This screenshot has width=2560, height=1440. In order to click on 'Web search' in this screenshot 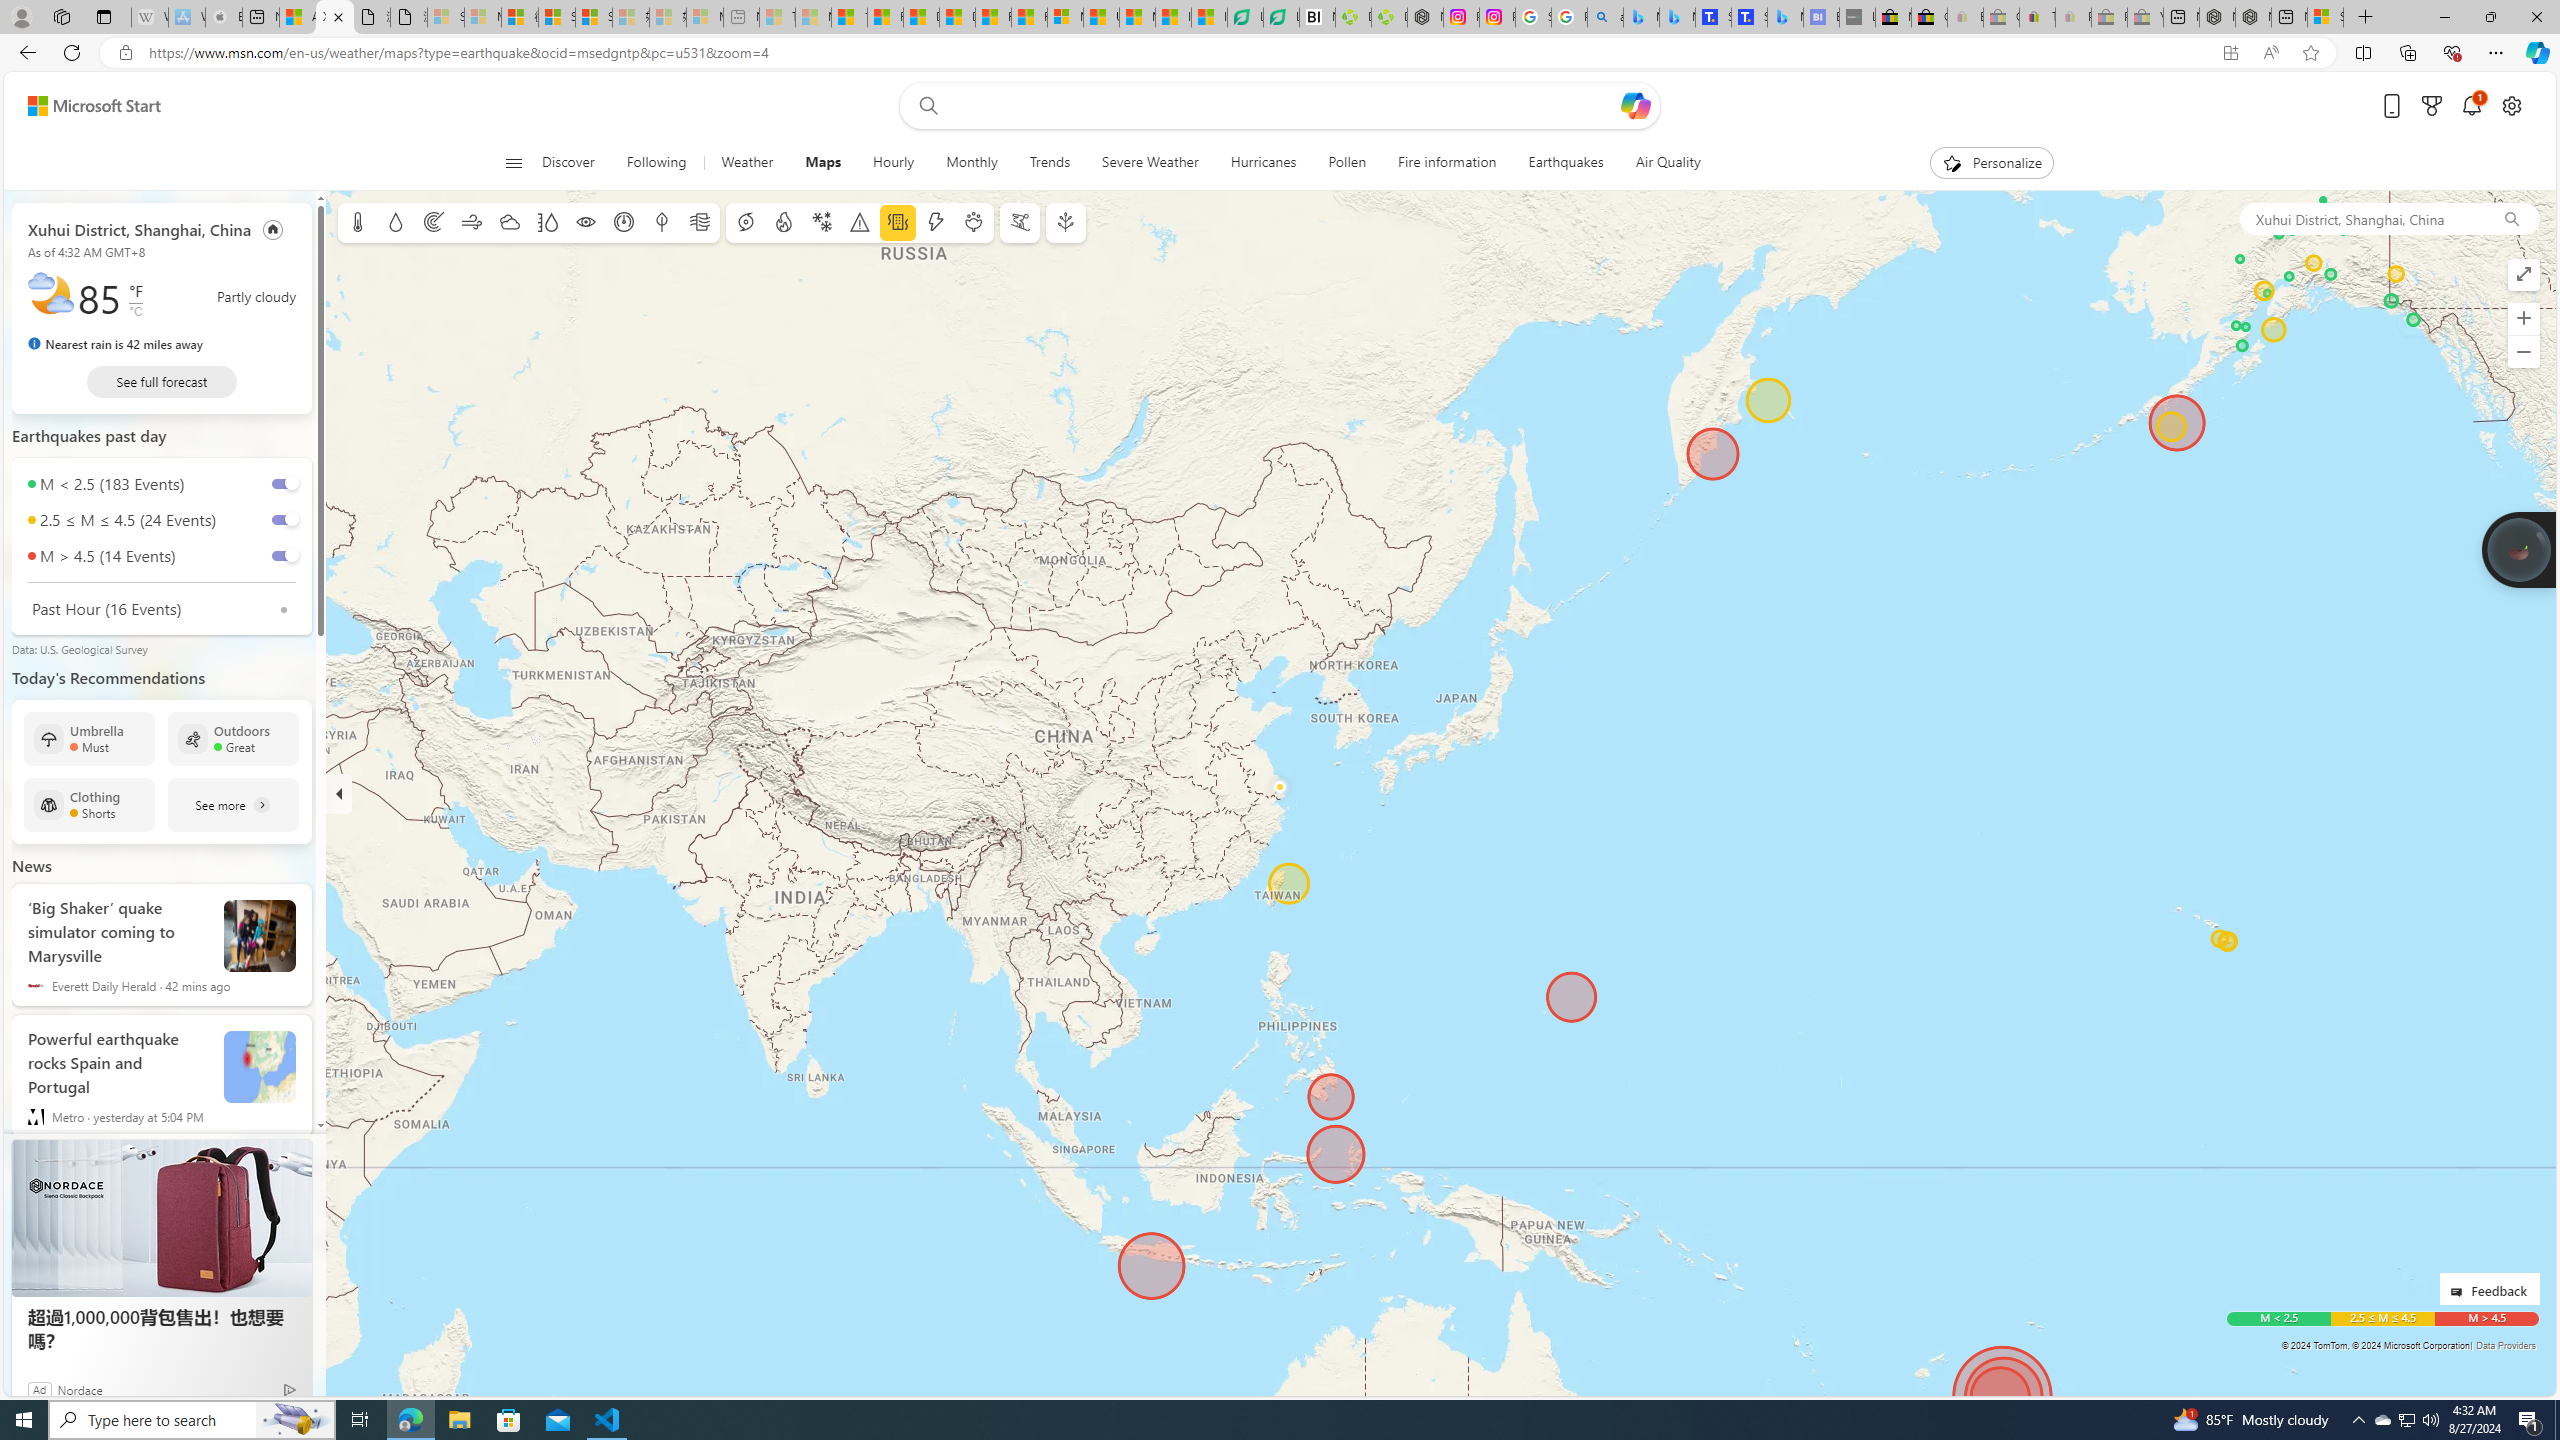, I will do `click(925, 106)`.